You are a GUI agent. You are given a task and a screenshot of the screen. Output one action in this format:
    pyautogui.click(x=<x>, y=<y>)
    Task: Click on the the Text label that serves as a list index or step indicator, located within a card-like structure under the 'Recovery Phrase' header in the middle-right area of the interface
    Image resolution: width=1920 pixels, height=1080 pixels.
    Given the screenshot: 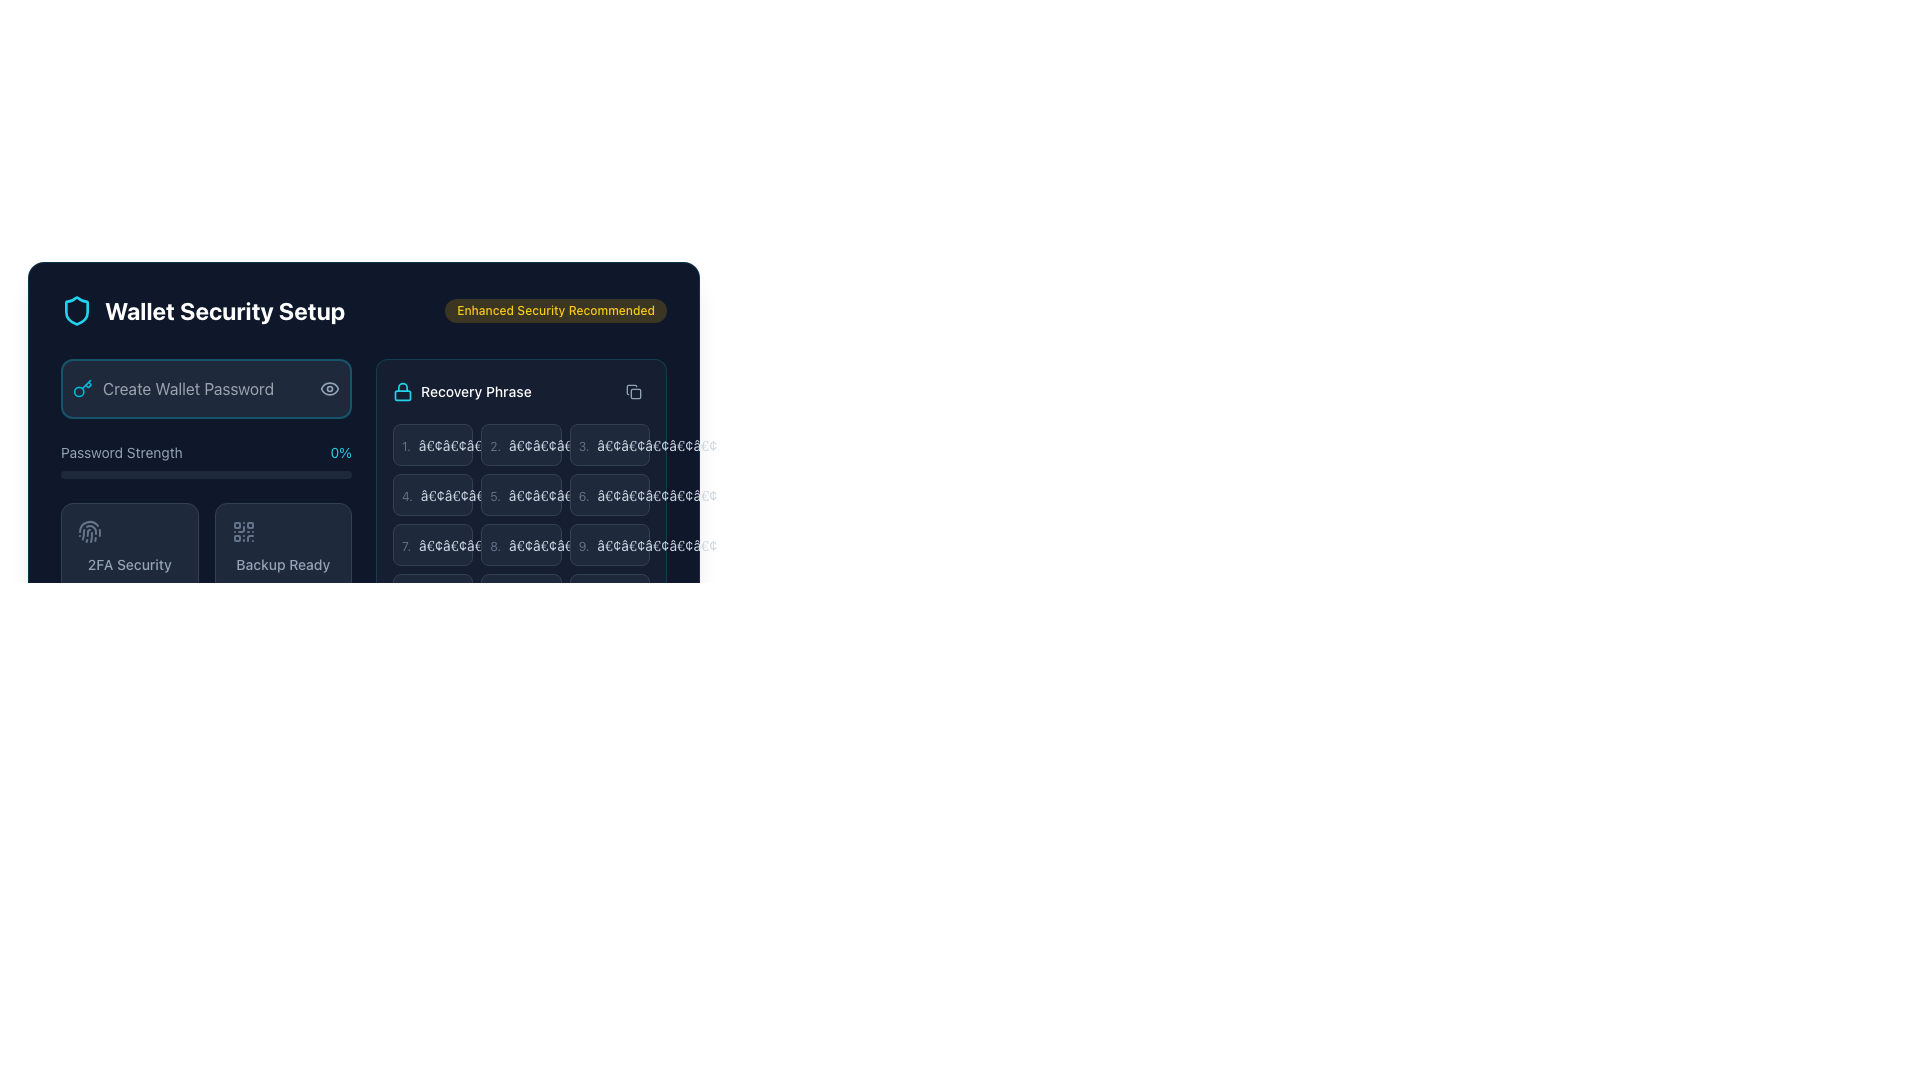 What is the action you would take?
    pyautogui.click(x=495, y=445)
    